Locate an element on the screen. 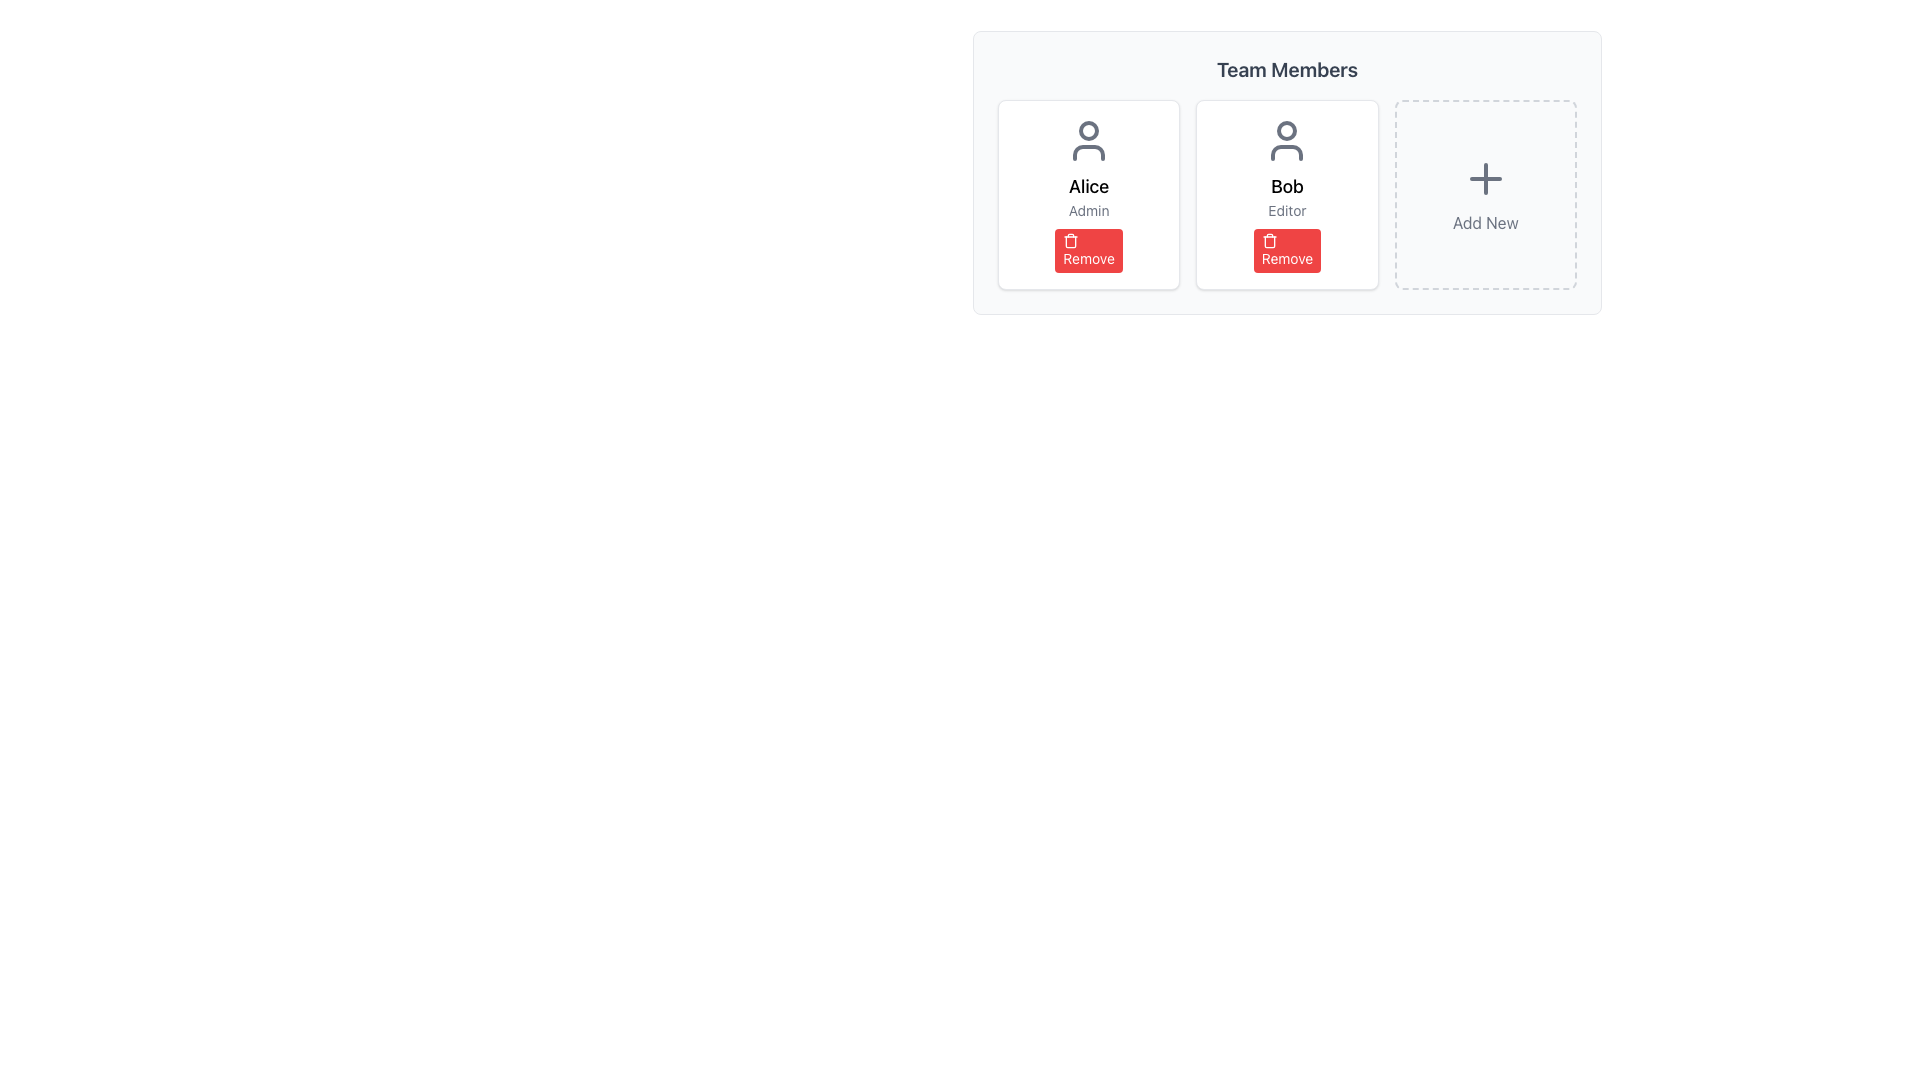 Image resolution: width=1920 pixels, height=1080 pixels. the 'Add New' button, which is a rectangular button with a dashed border and a centered plus icon, located to the right of the 'Alice' and 'Bob' buttons is located at coordinates (1485, 195).